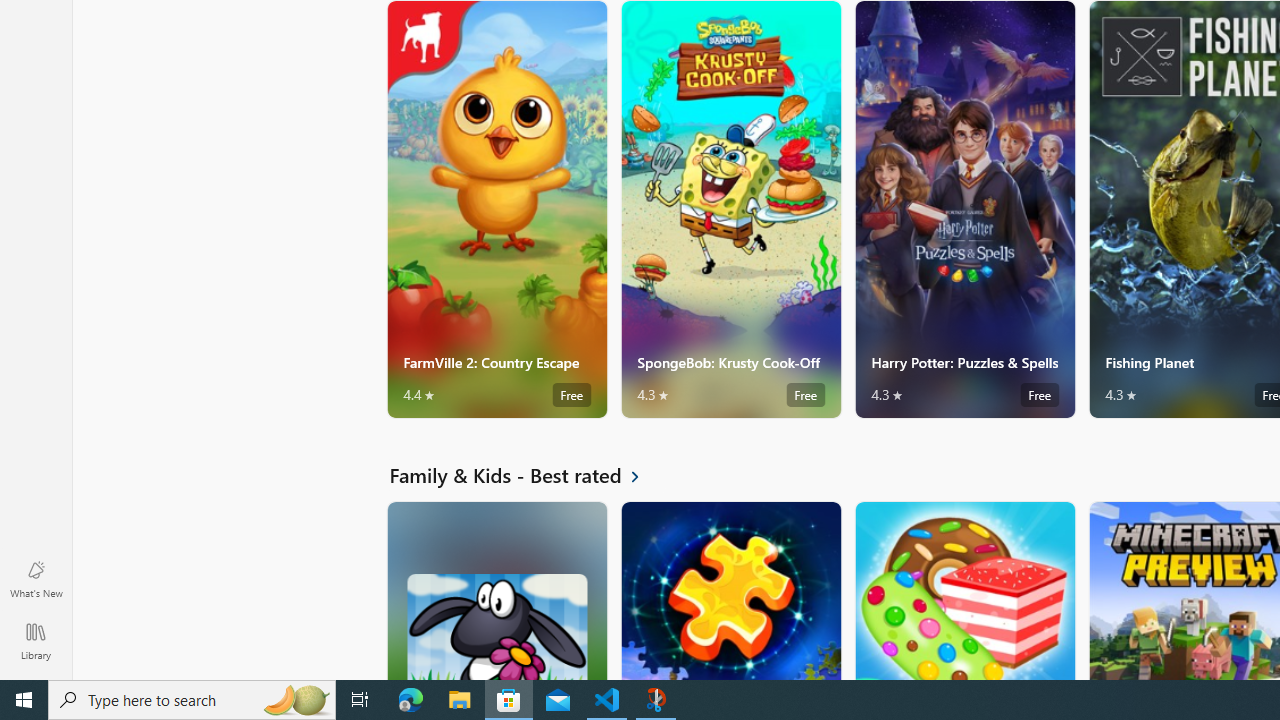  What do you see at coordinates (35, 578) in the screenshot?
I see `'What'` at bounding box center [35, 578].